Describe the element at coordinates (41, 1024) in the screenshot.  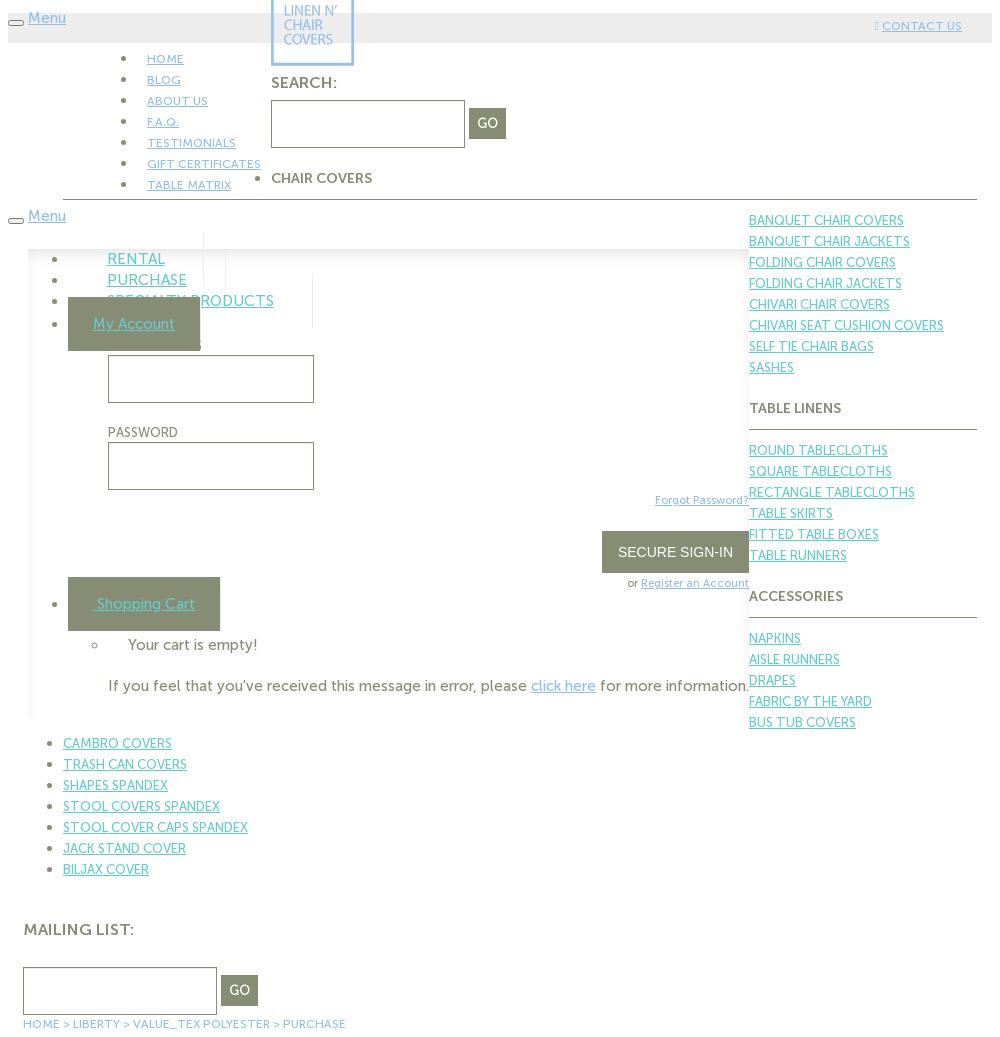
I see `'Home'` at that location.